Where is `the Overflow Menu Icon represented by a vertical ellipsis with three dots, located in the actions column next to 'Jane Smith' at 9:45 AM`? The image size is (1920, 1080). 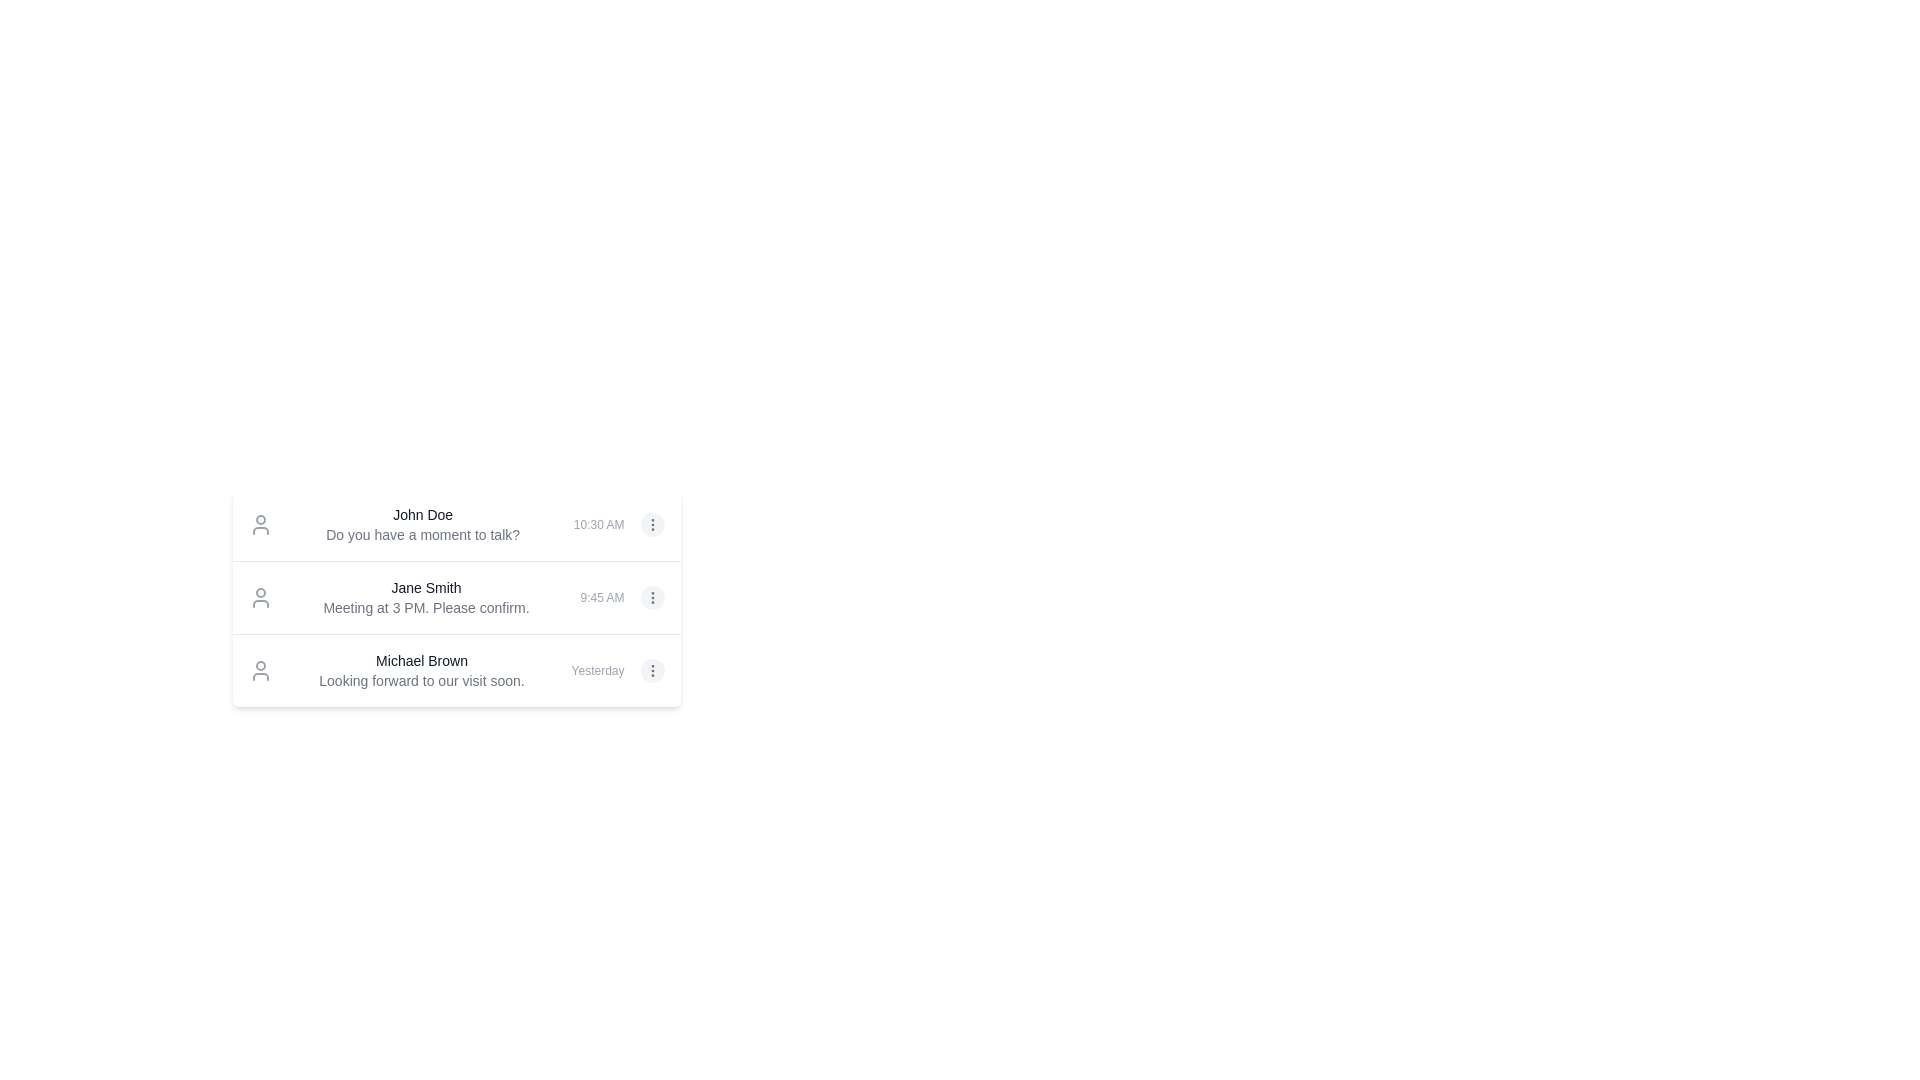 the Overflow Menu Icon represented by a vertical ellipsis with three dots, located in the actions column next to 'Jane Smith' at 9:45 AM is located at coordinates (652, 523).